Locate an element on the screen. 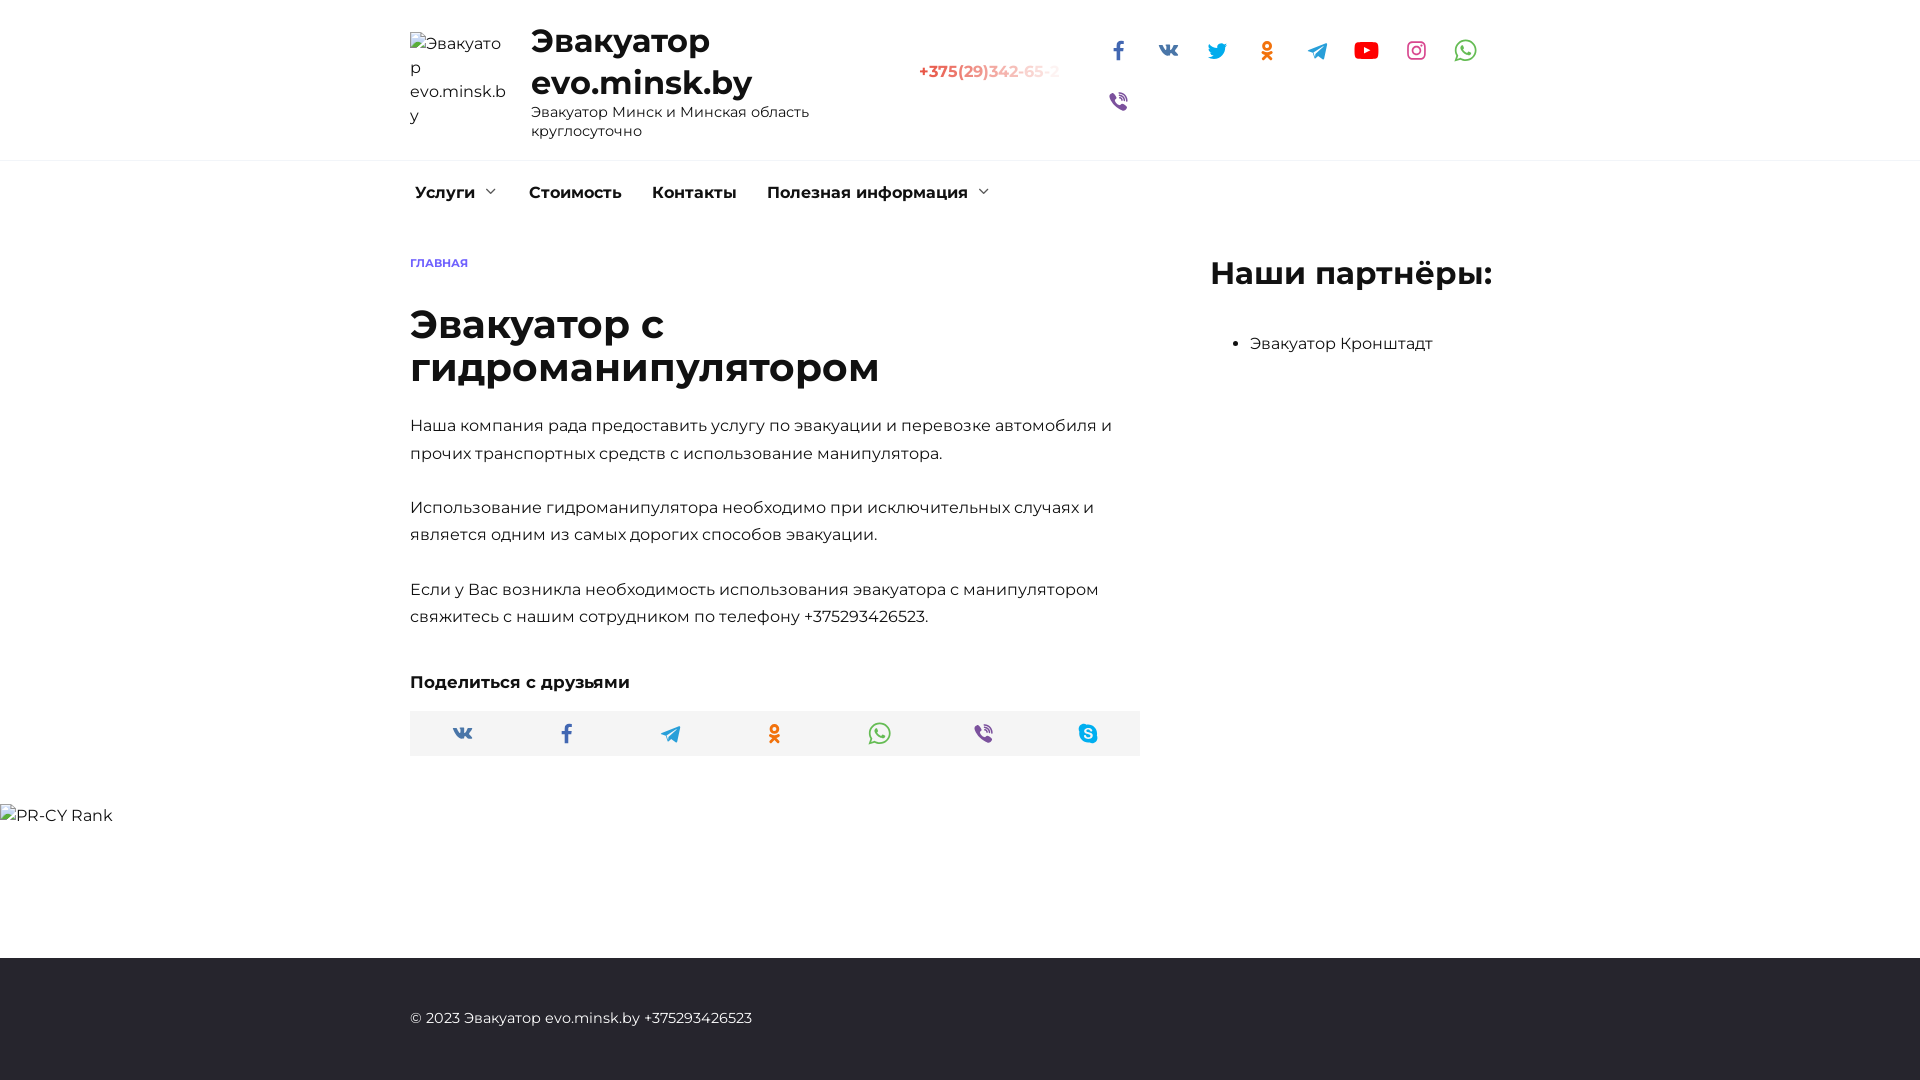 The height and width of the screenshot is (1080, 1920). '+375(29)342-65-2' is located at coordinates (993, 70).